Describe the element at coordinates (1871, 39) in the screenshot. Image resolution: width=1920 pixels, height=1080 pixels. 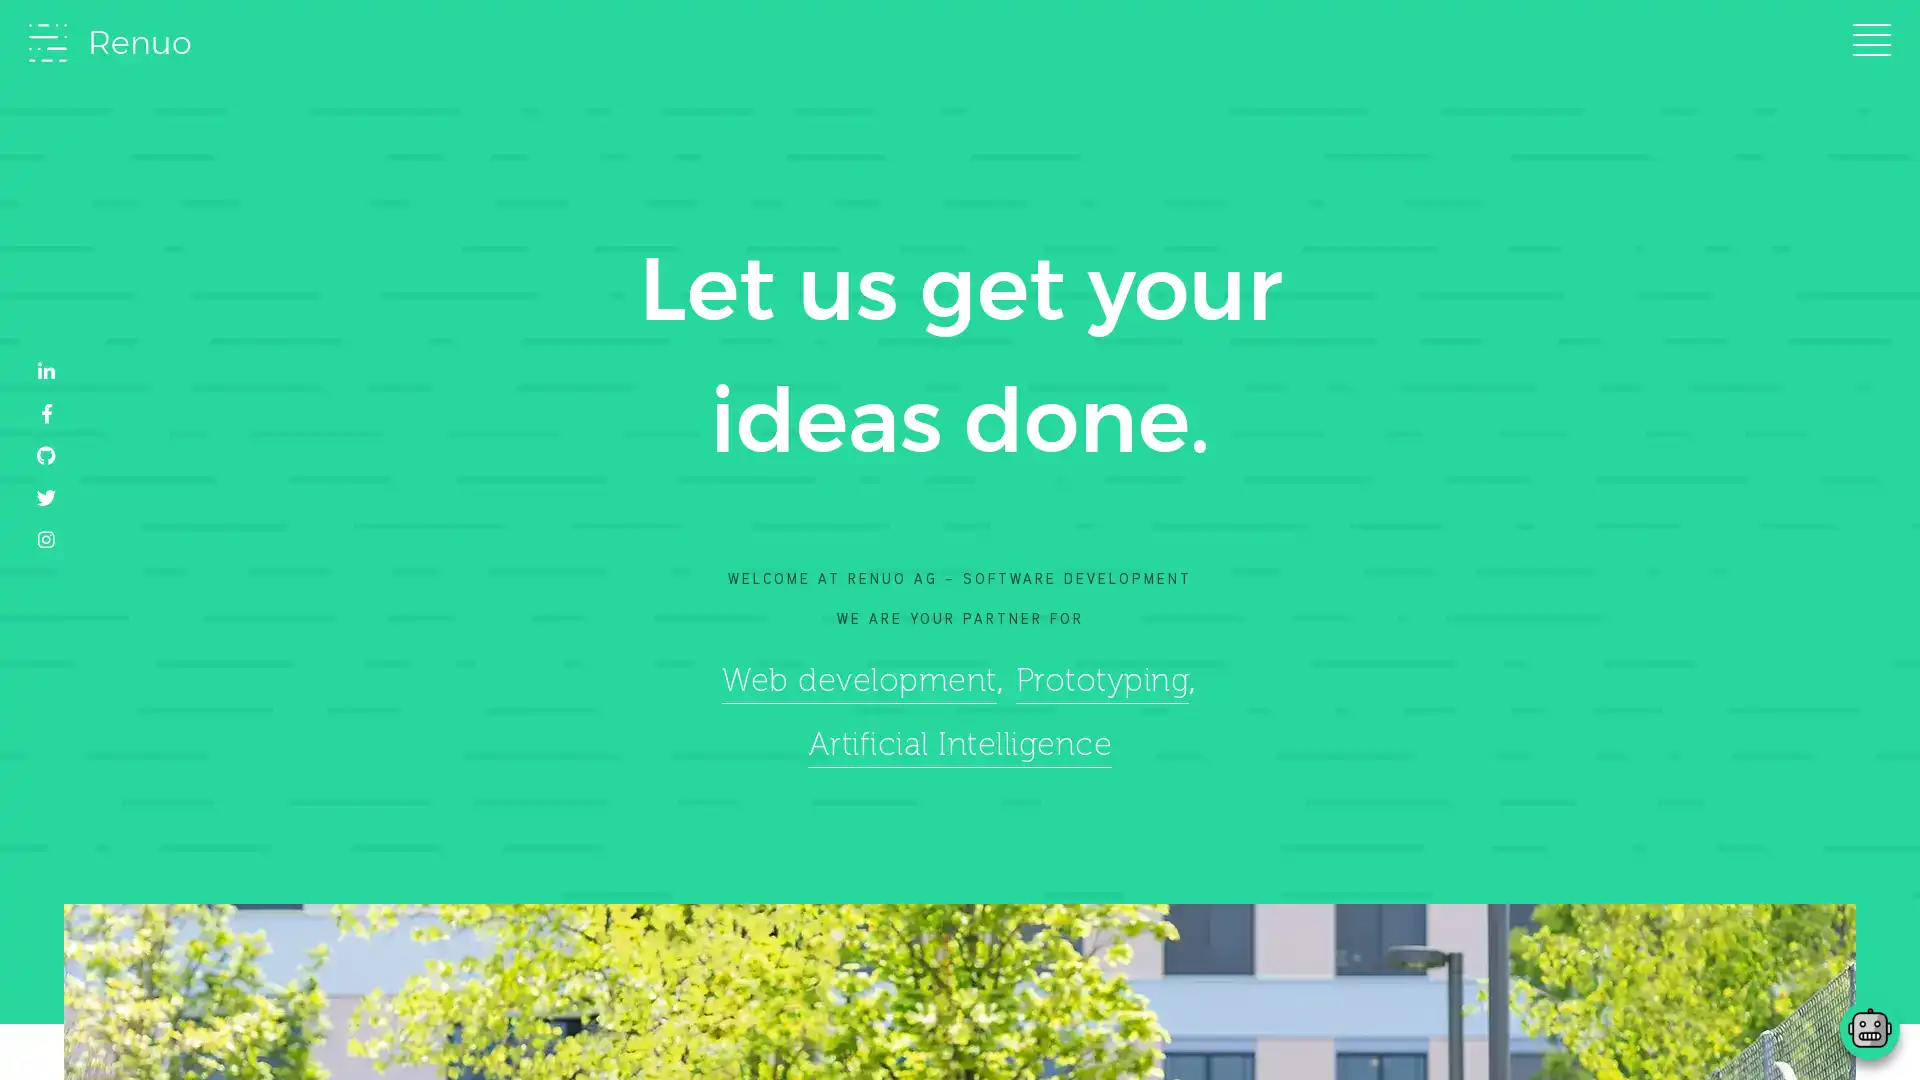
I see `Toggle navigation` at that location.